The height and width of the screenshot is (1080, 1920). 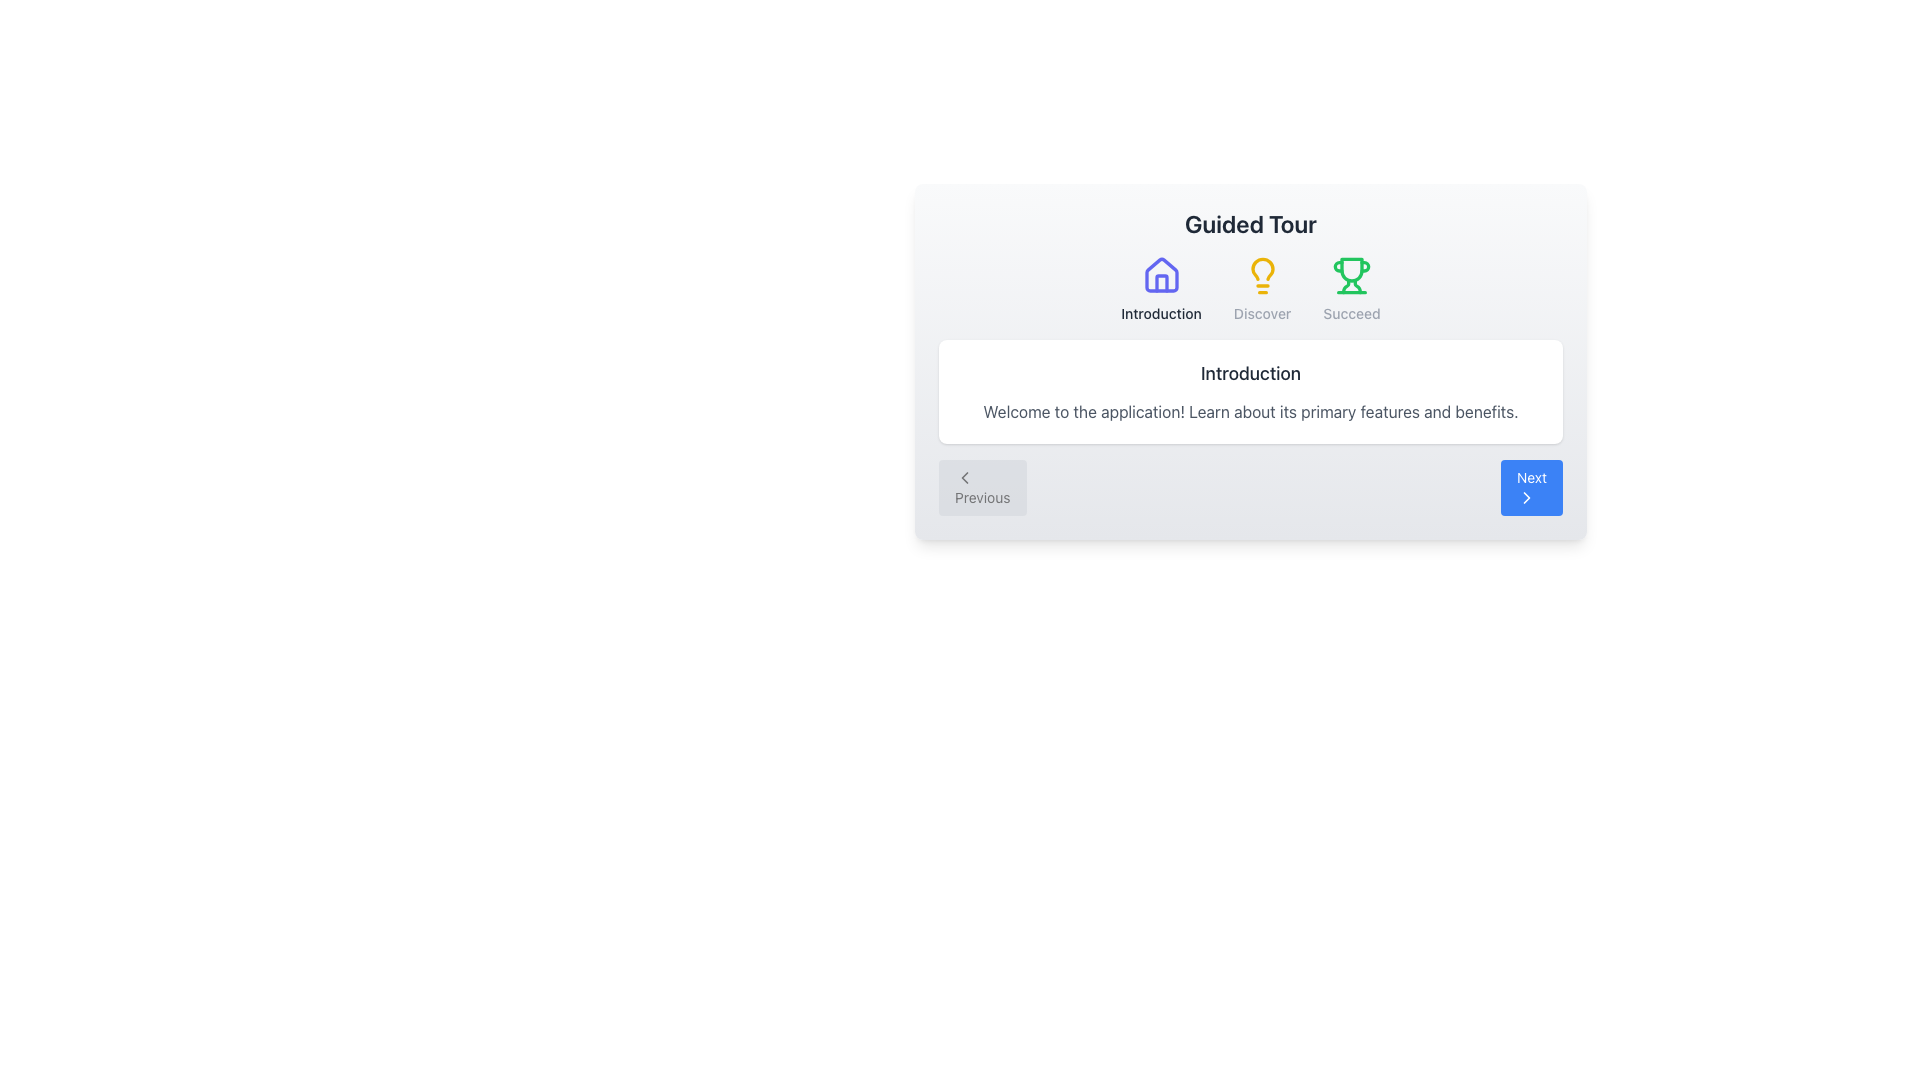 I want to click on the label indicating 'Succeed', which is the fourth element in a horizontal group, positioned below the green trophy icon and to the right of 'Introduction' and 'Discover', so click(x=1352, y=313).